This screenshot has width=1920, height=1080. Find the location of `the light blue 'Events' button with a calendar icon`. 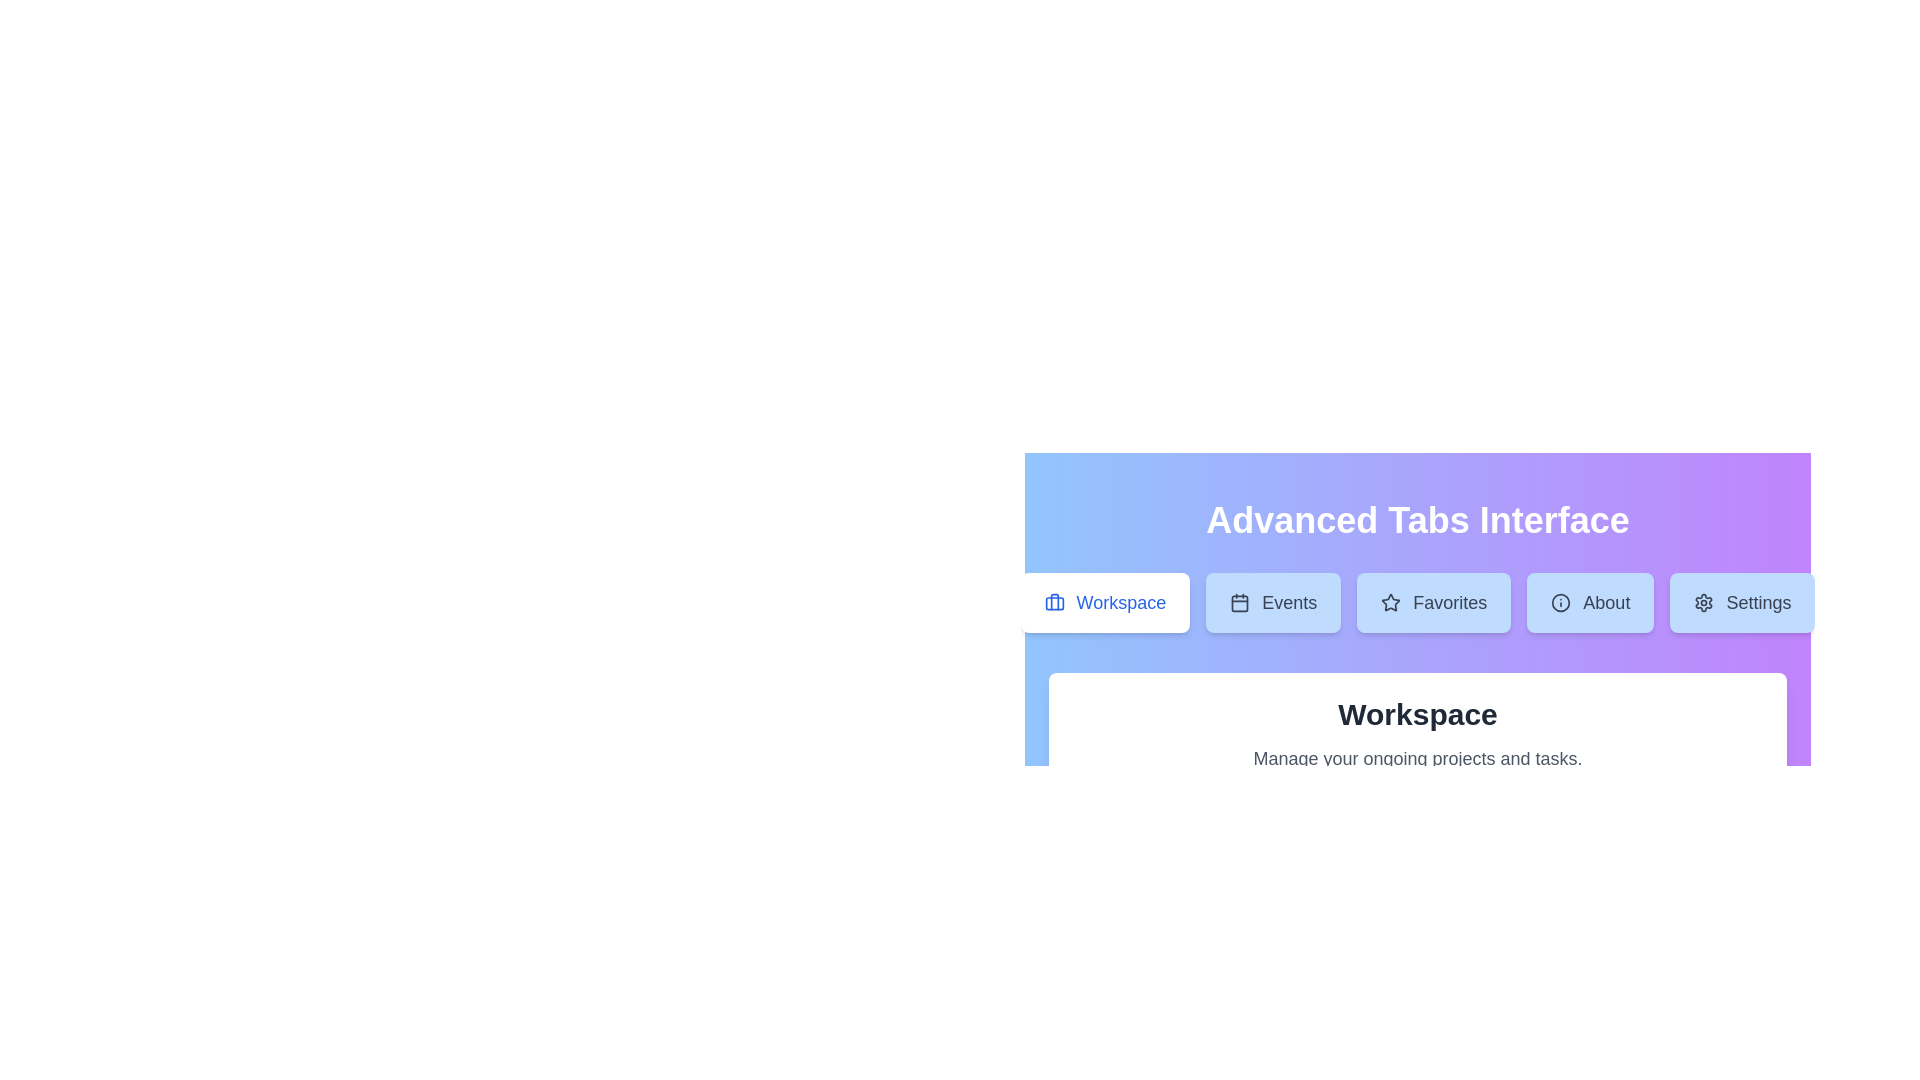

the light blue 'Events' button with a calendar icon is located at coordinates (1272, 601).